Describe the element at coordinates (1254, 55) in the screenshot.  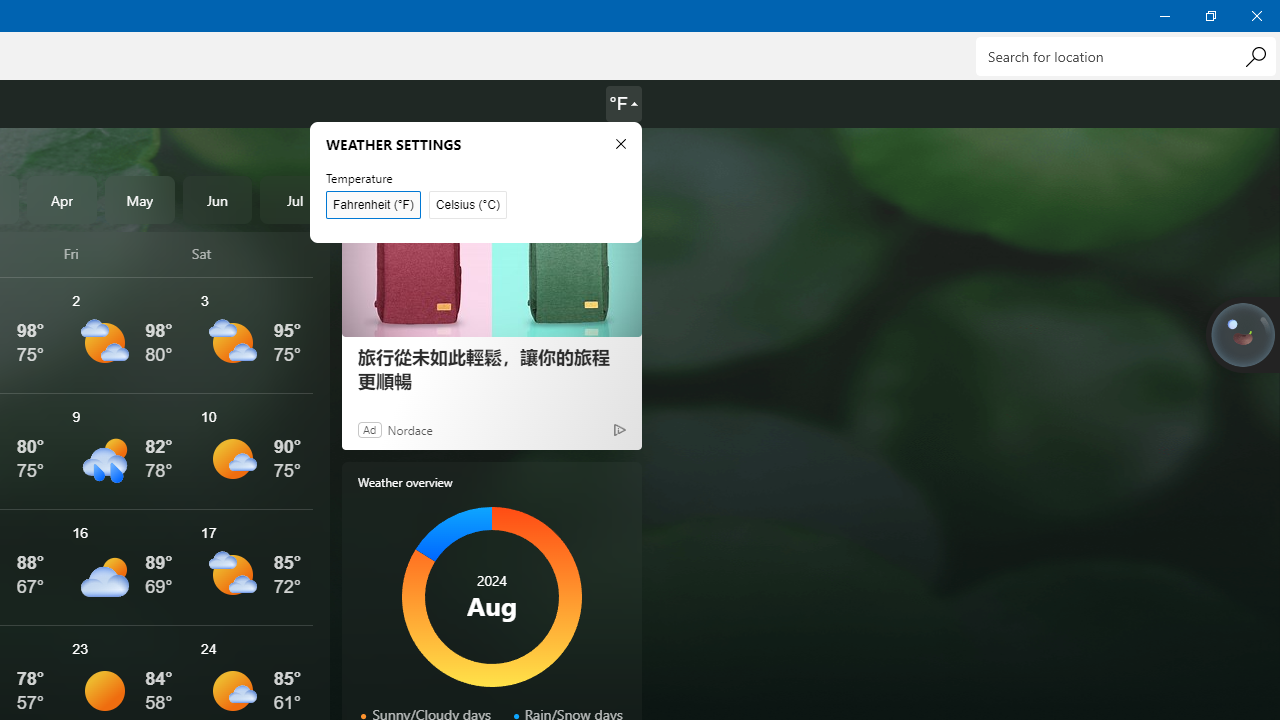
I see `'Search'` at that location.